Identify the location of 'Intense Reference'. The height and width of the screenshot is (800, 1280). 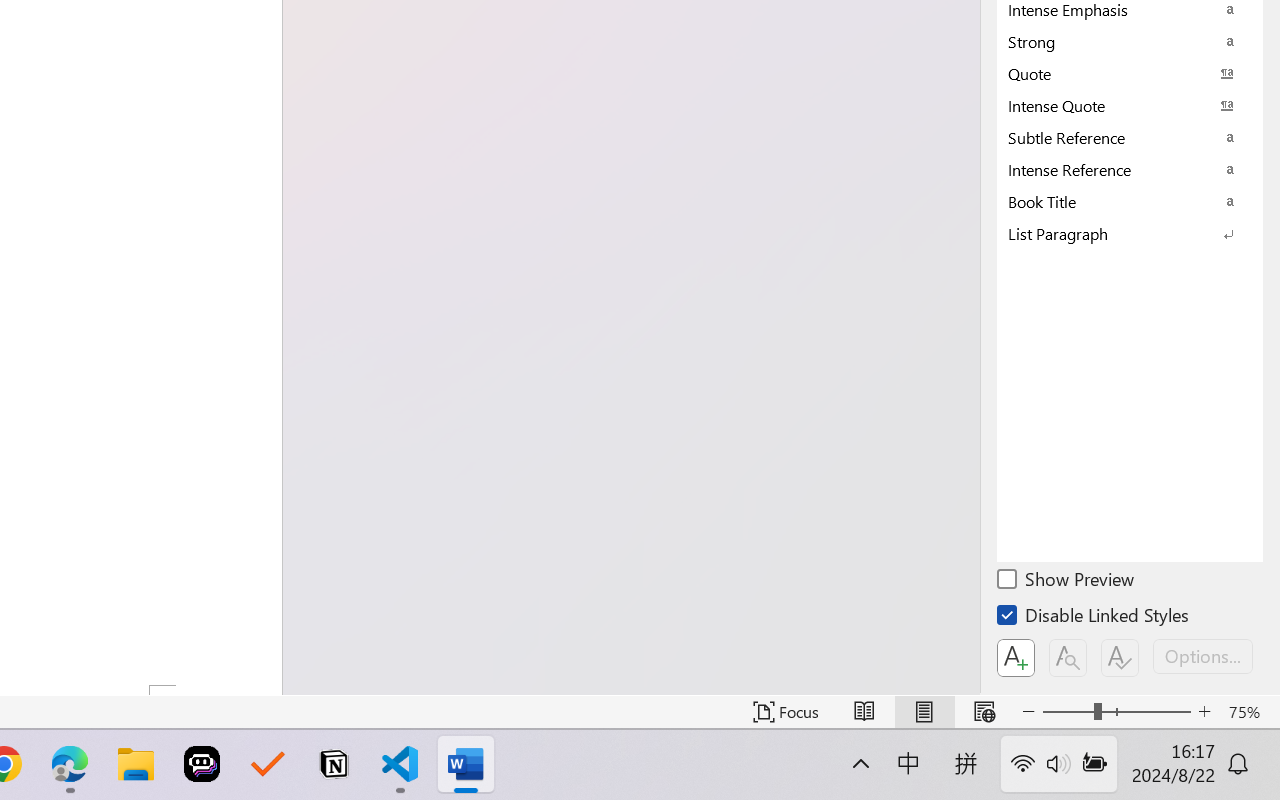
(1130, 168).